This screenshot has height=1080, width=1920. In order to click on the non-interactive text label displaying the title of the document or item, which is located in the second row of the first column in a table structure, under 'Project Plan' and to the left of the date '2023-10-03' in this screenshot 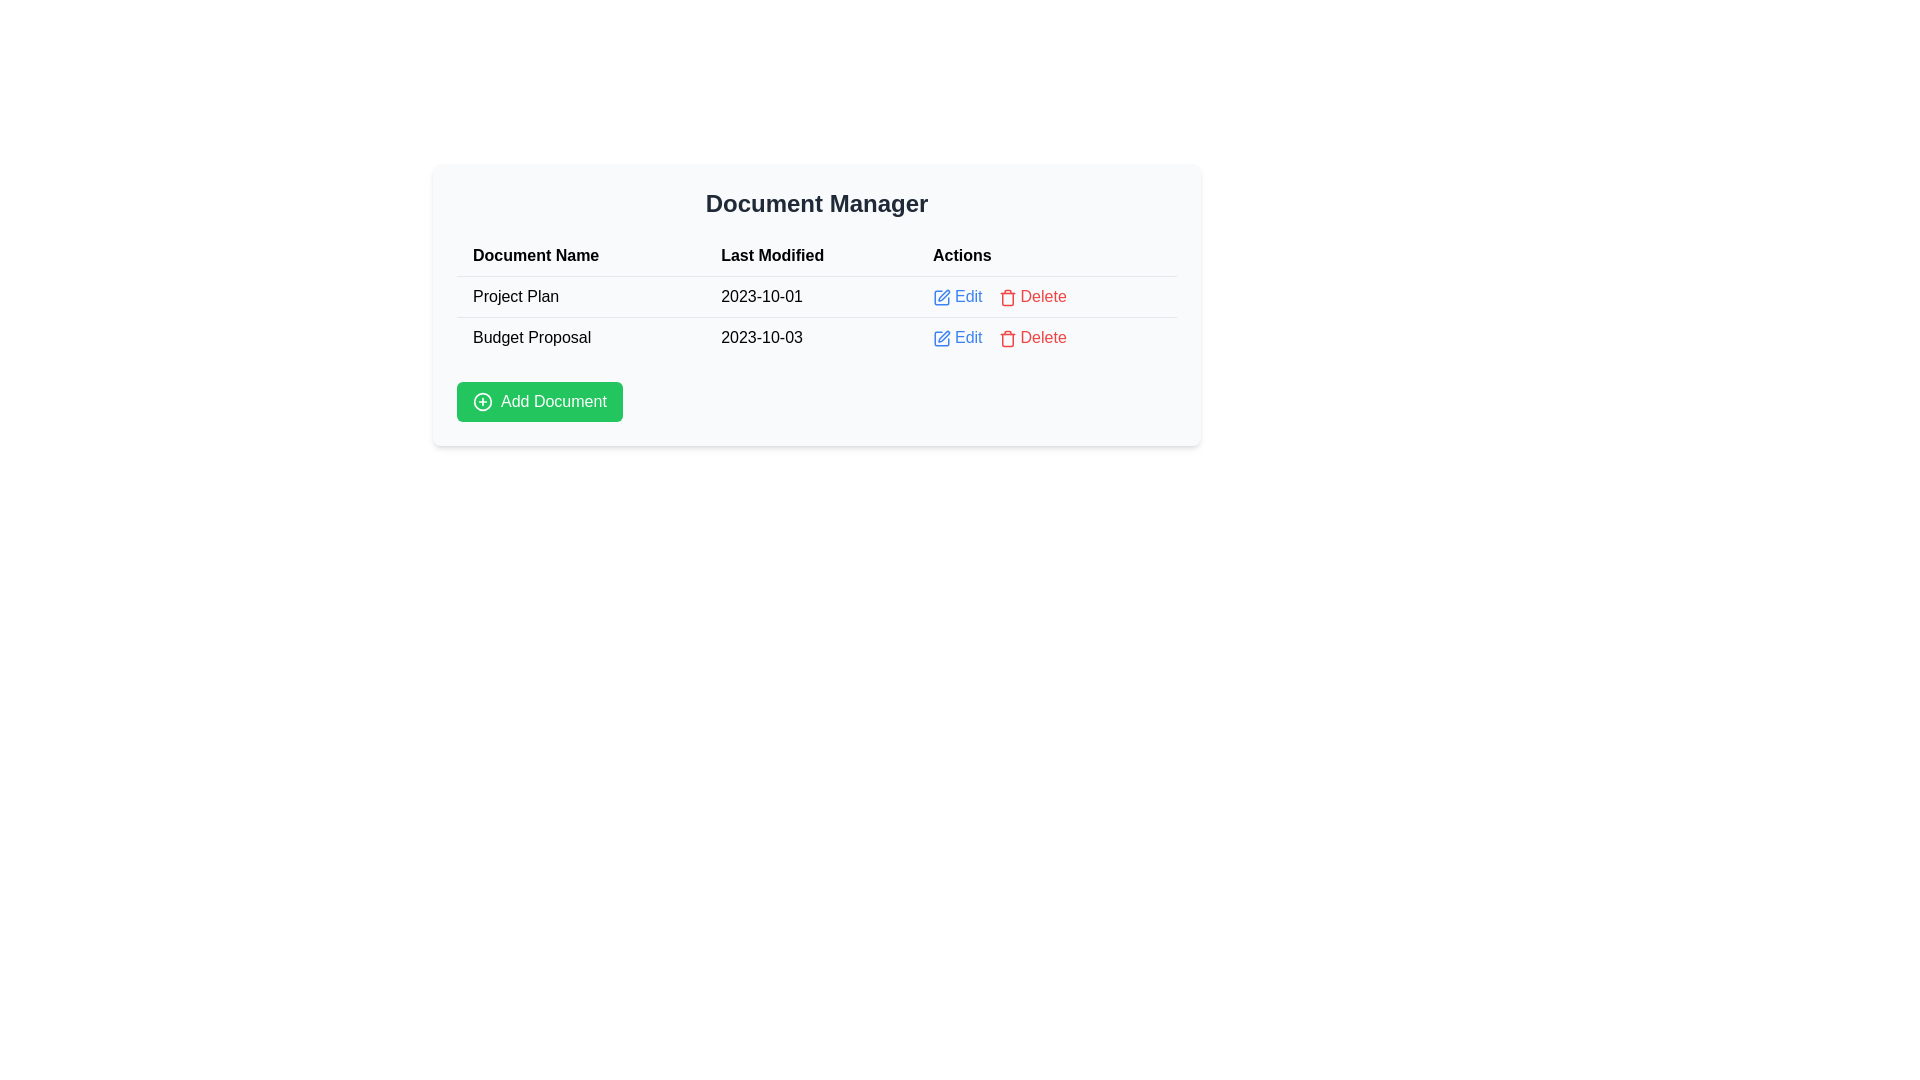, I will do `click(579, 336)`.